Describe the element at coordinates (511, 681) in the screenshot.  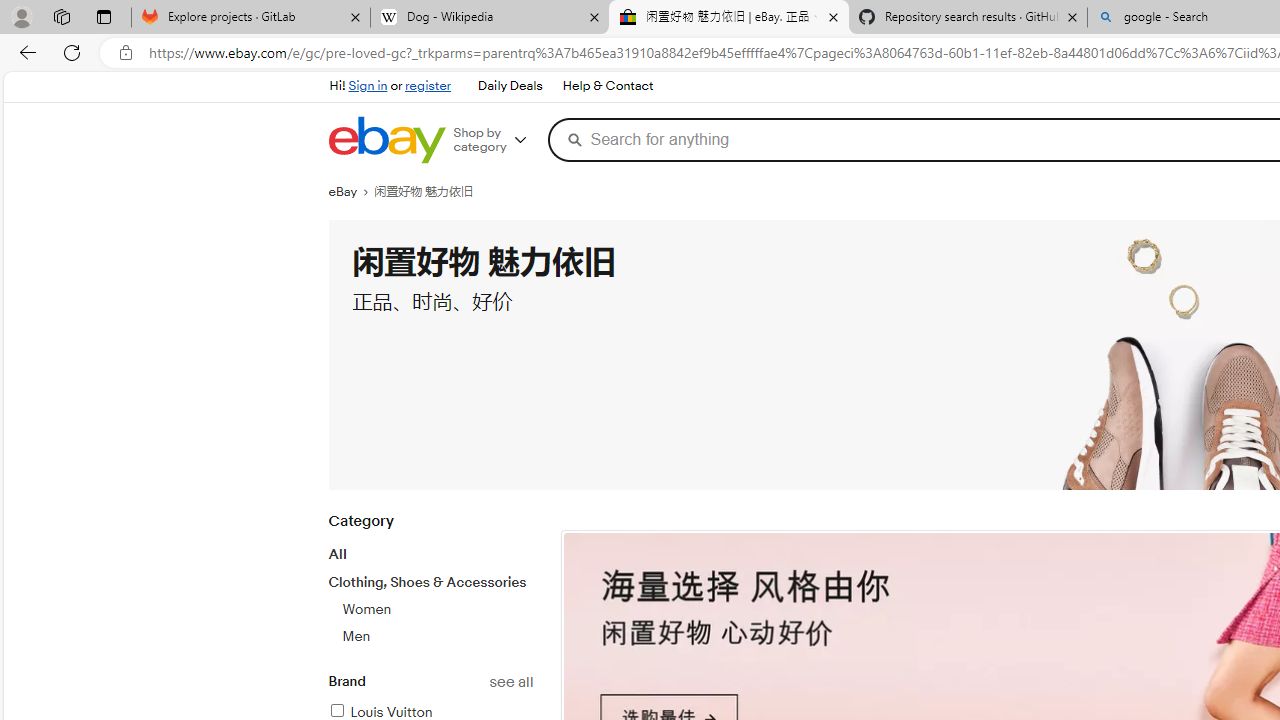
I see `'See all brand refinements'` at that location.